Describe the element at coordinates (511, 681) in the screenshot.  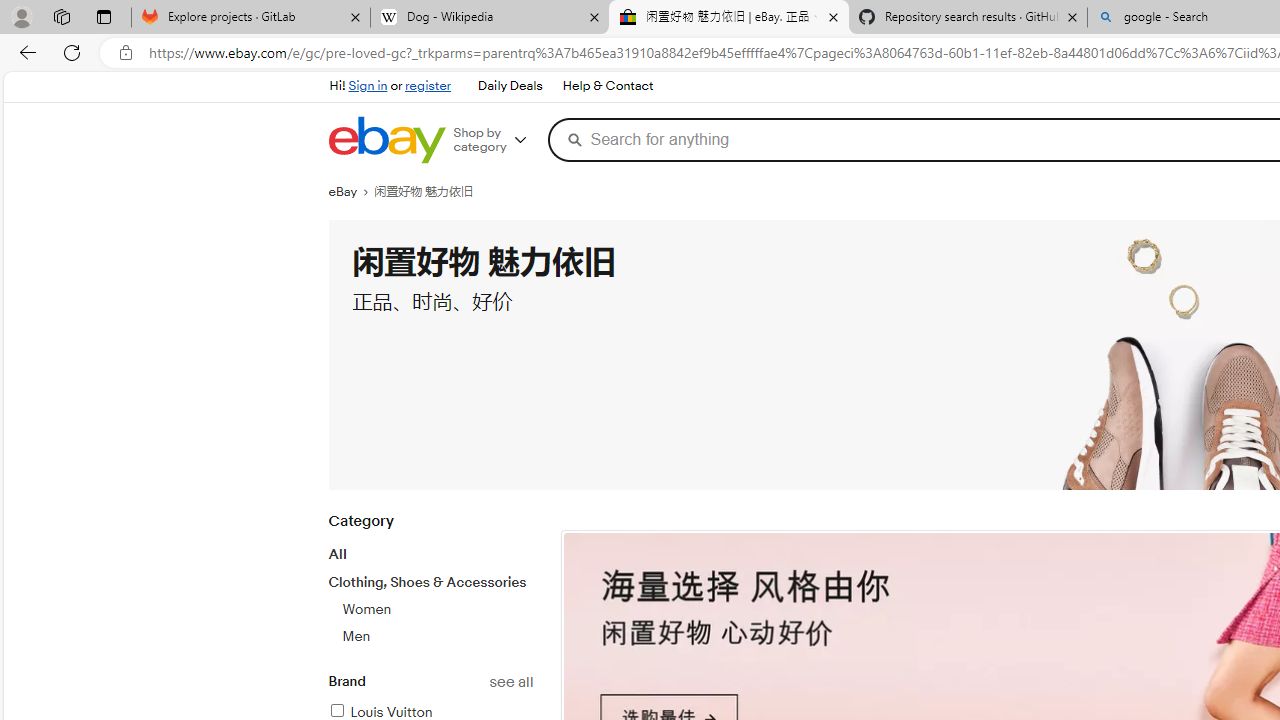
I see `'See all brand refinements'` at that location.